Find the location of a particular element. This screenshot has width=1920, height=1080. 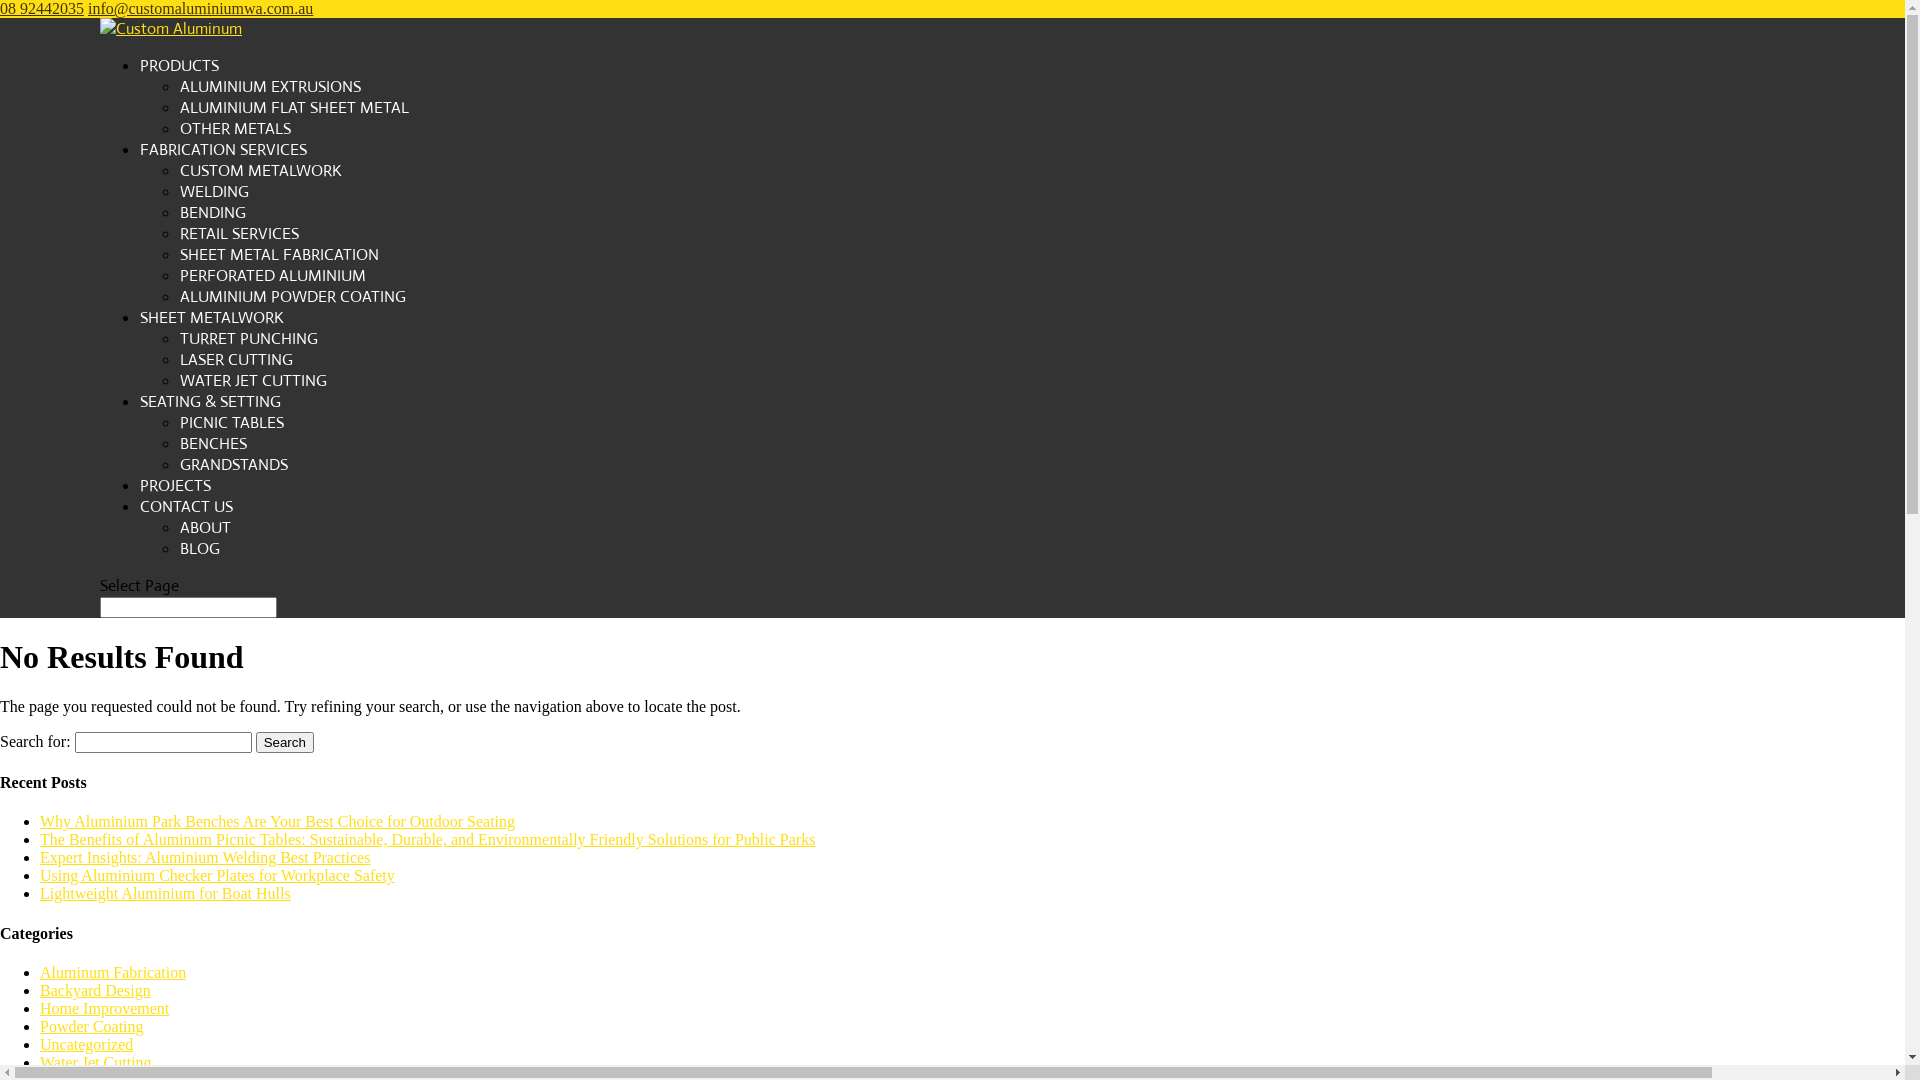

'PERFORATED ALUMINIUM' is located at coordinates (180, 275).